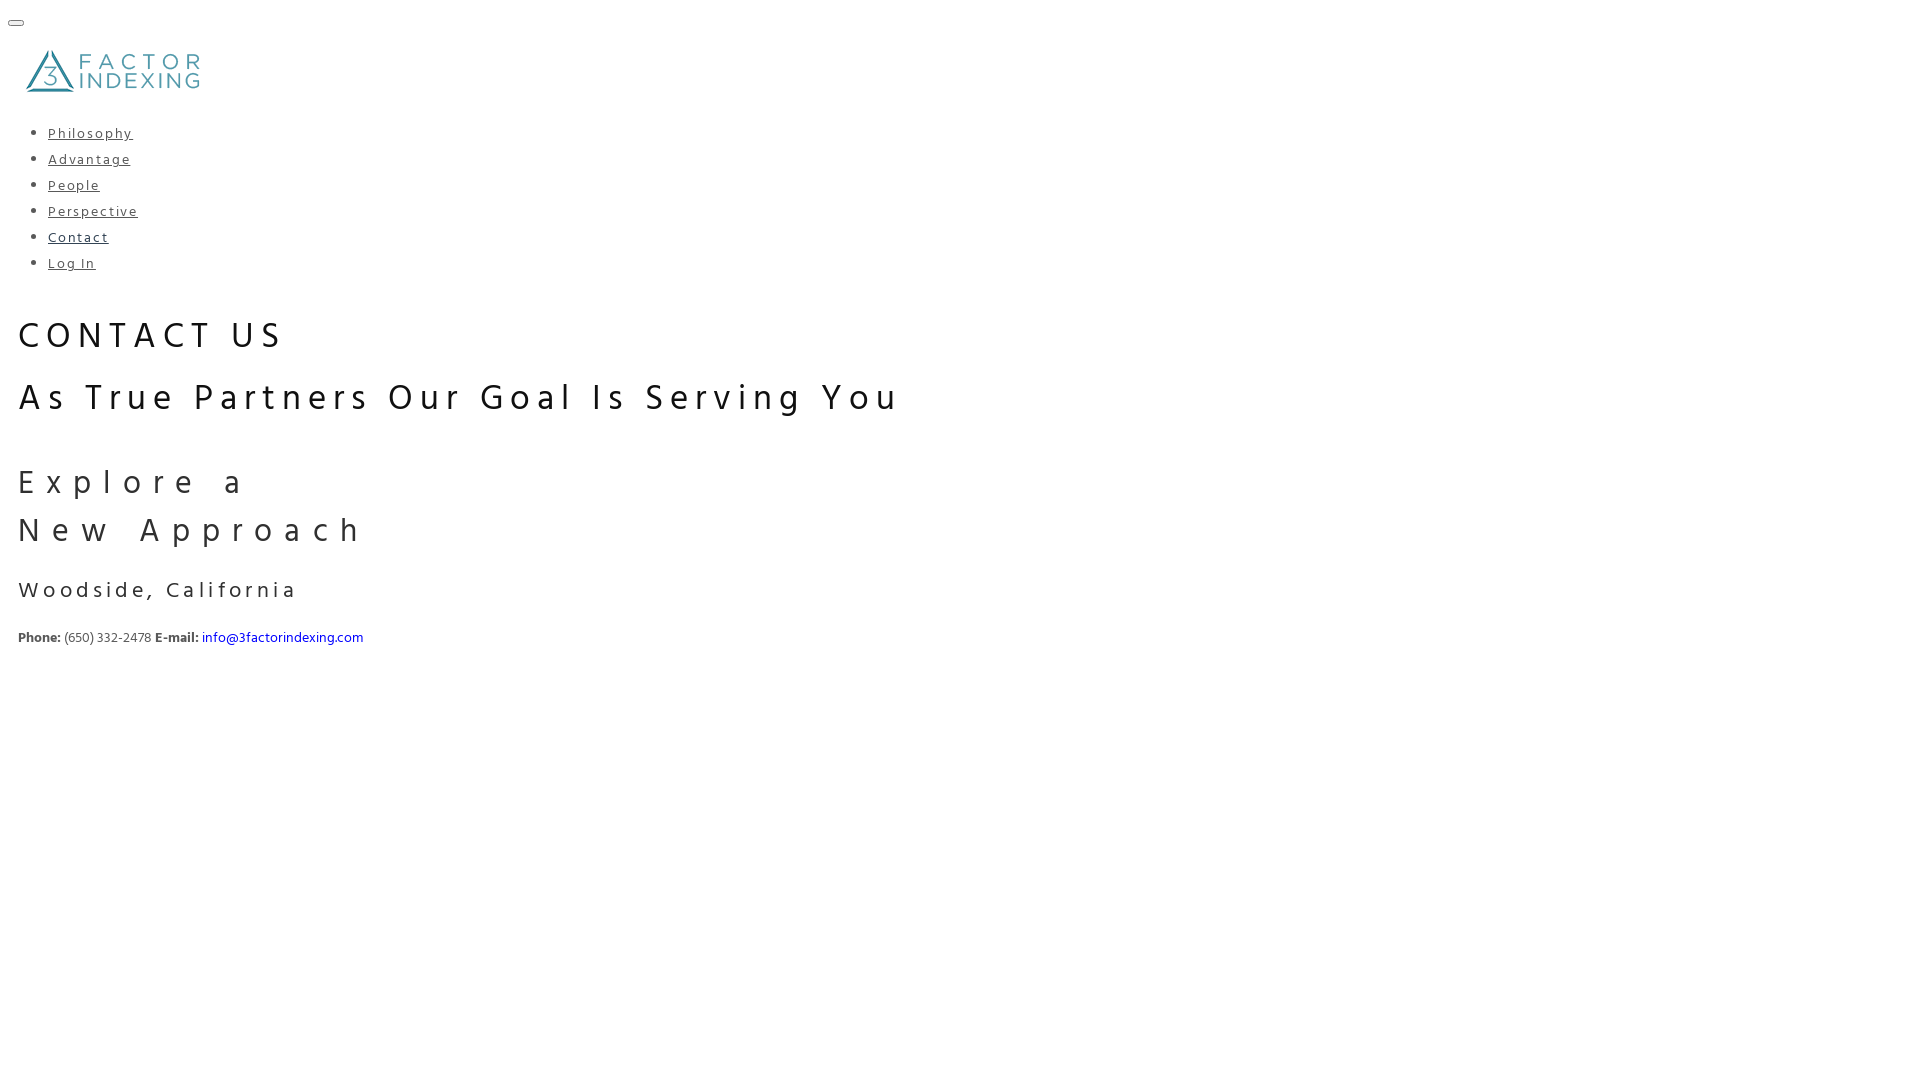  What do you see at coordinates (201, 638) in the screenshot?
I see `'info@3factorindexing.com'` at bounding box center [201, 638].